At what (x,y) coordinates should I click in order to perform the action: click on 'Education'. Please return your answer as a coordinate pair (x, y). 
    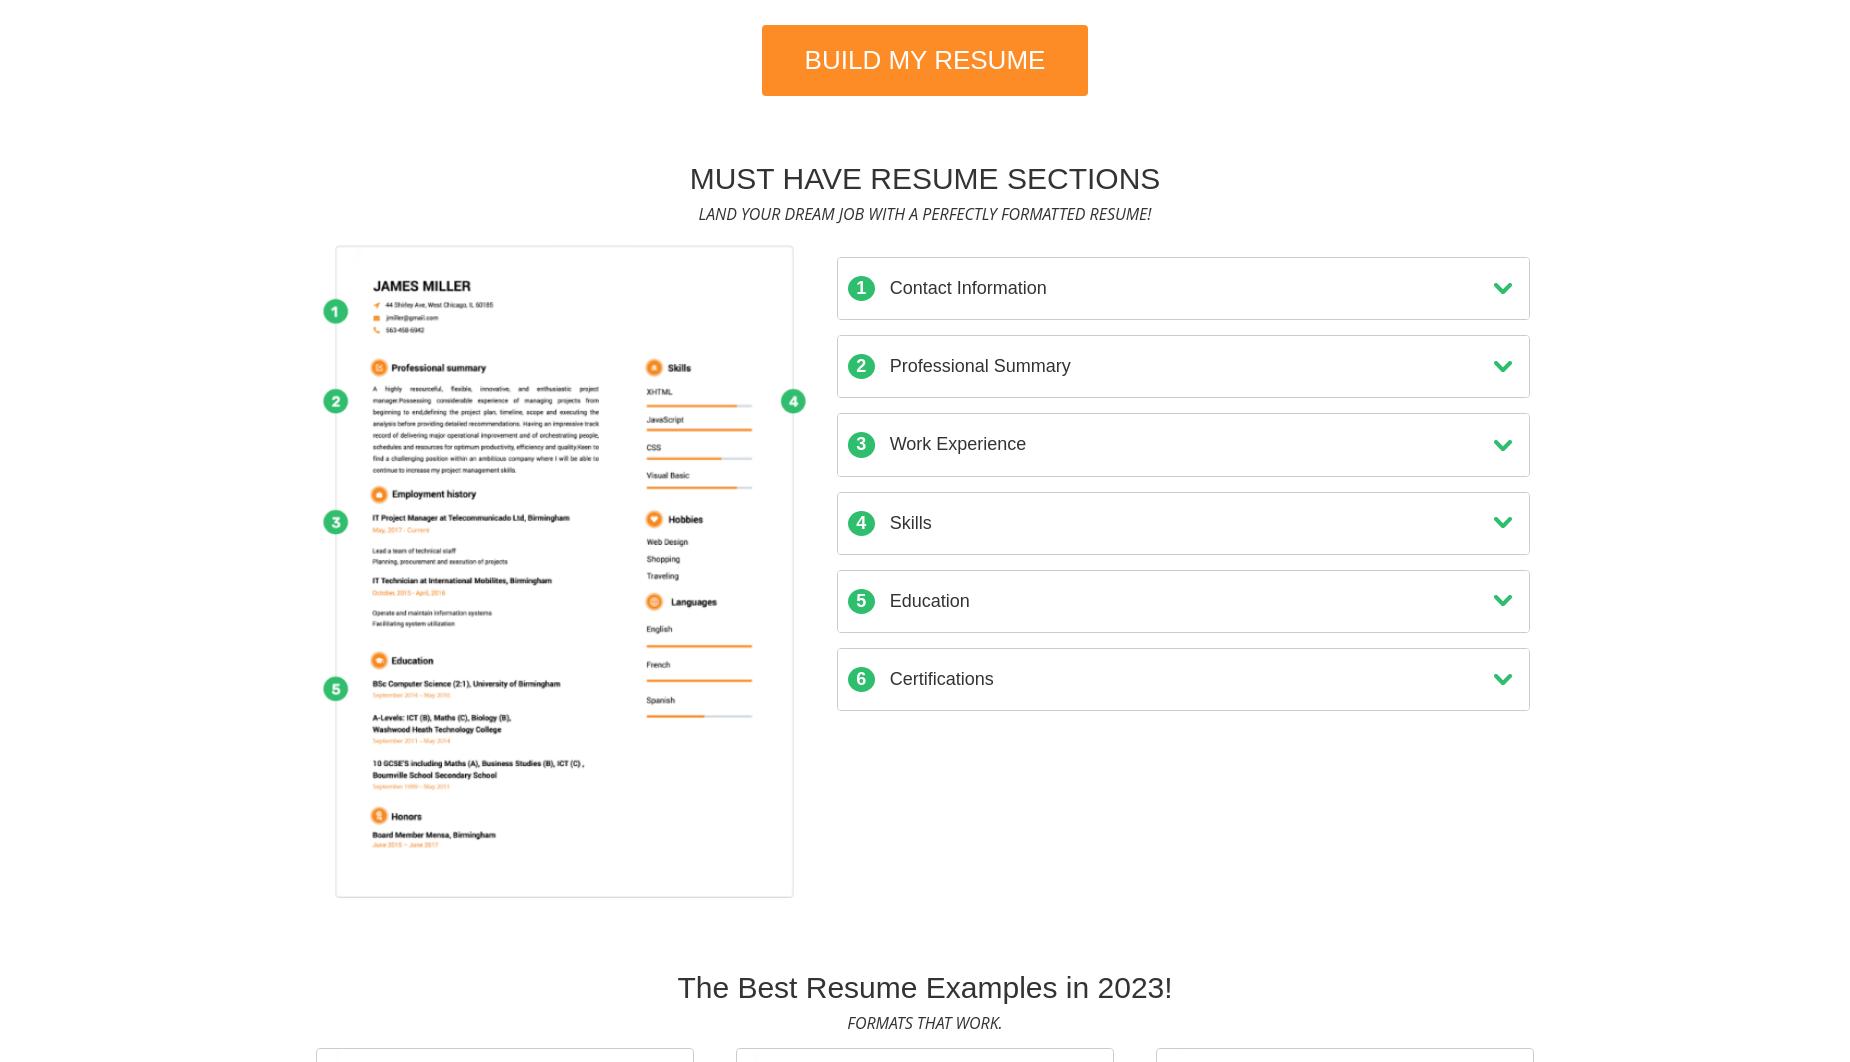
    Looking at the image, I should click on (925, 600).